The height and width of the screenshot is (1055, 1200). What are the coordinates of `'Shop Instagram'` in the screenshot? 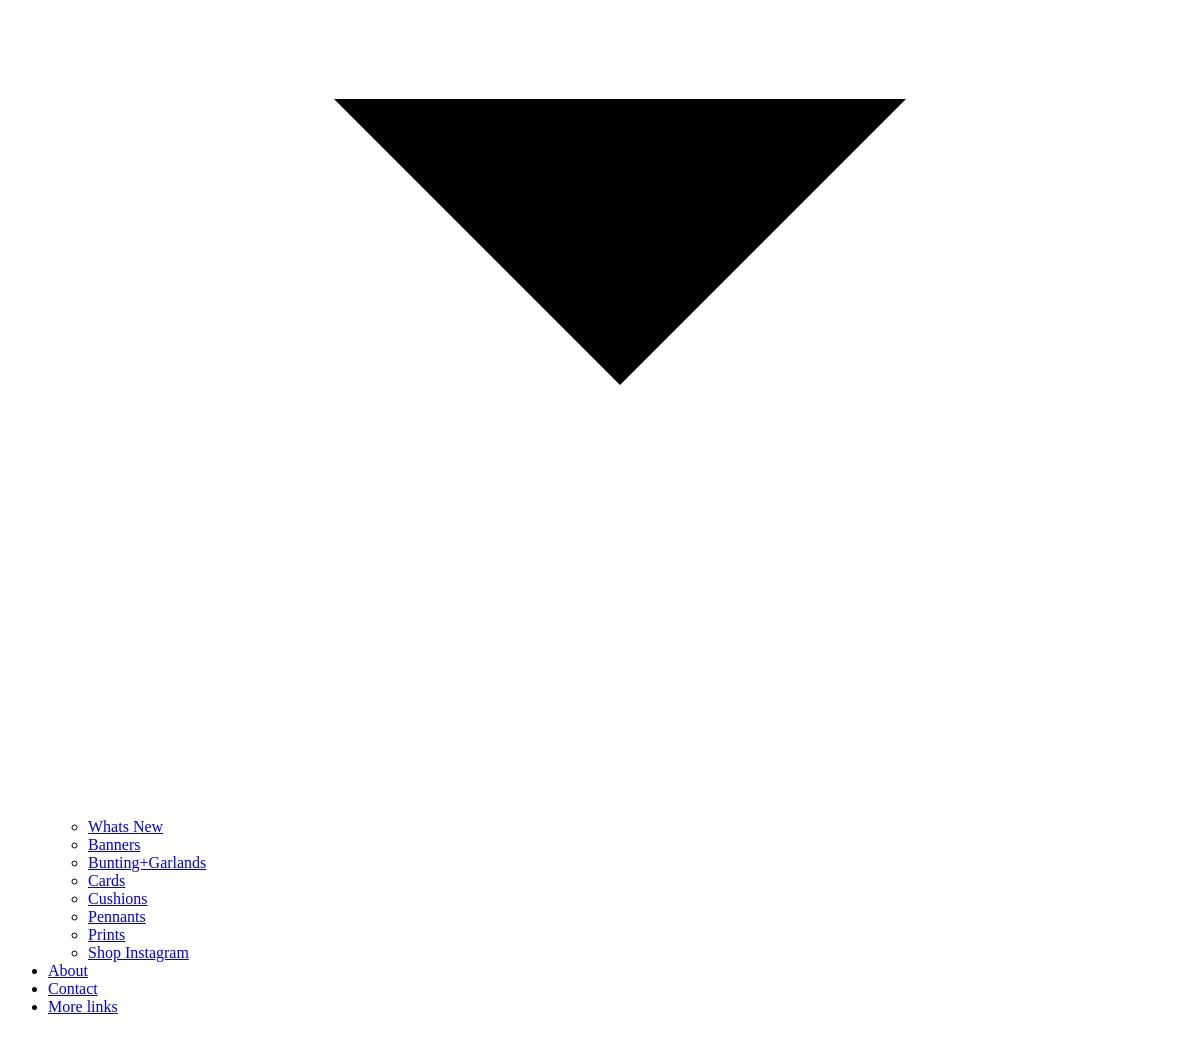 It's located at (138, 952).